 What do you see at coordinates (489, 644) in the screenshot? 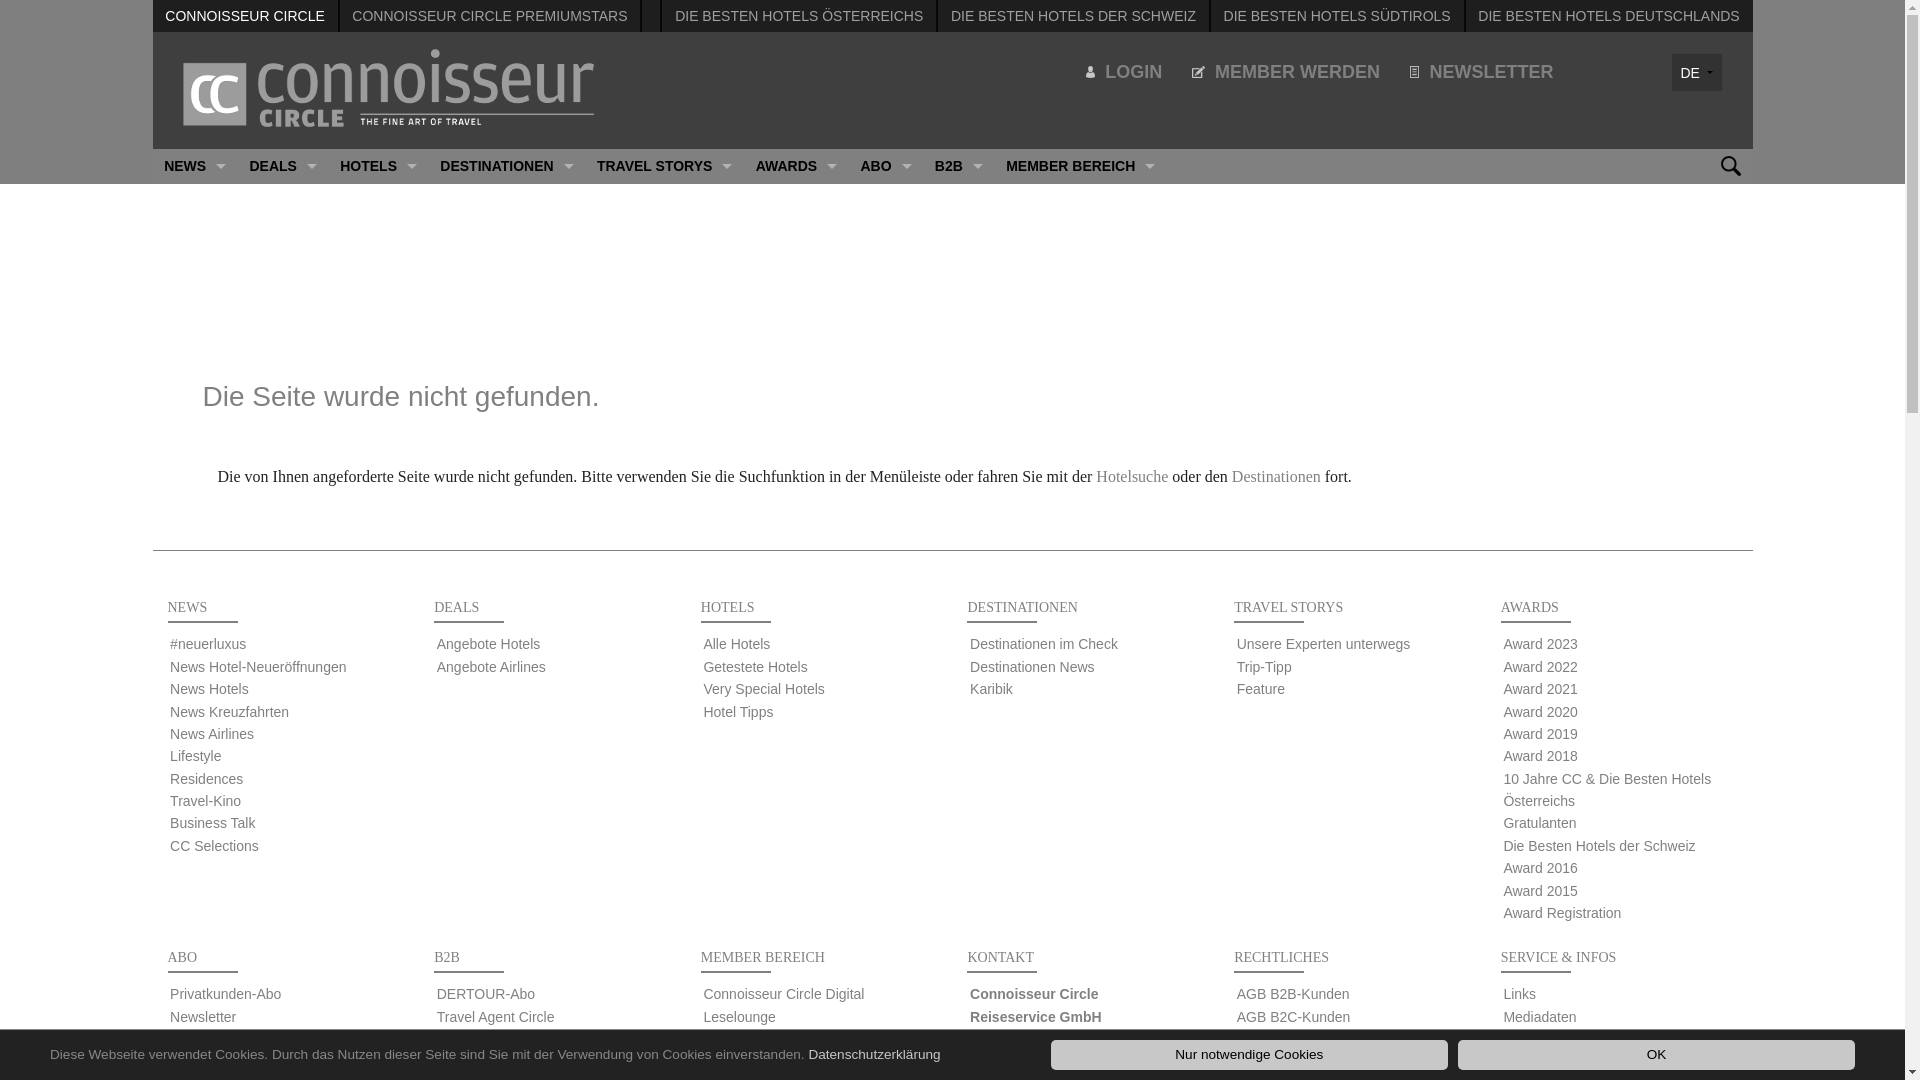
I see `'Angebote Hotels'` at bounding box center [489, 644].